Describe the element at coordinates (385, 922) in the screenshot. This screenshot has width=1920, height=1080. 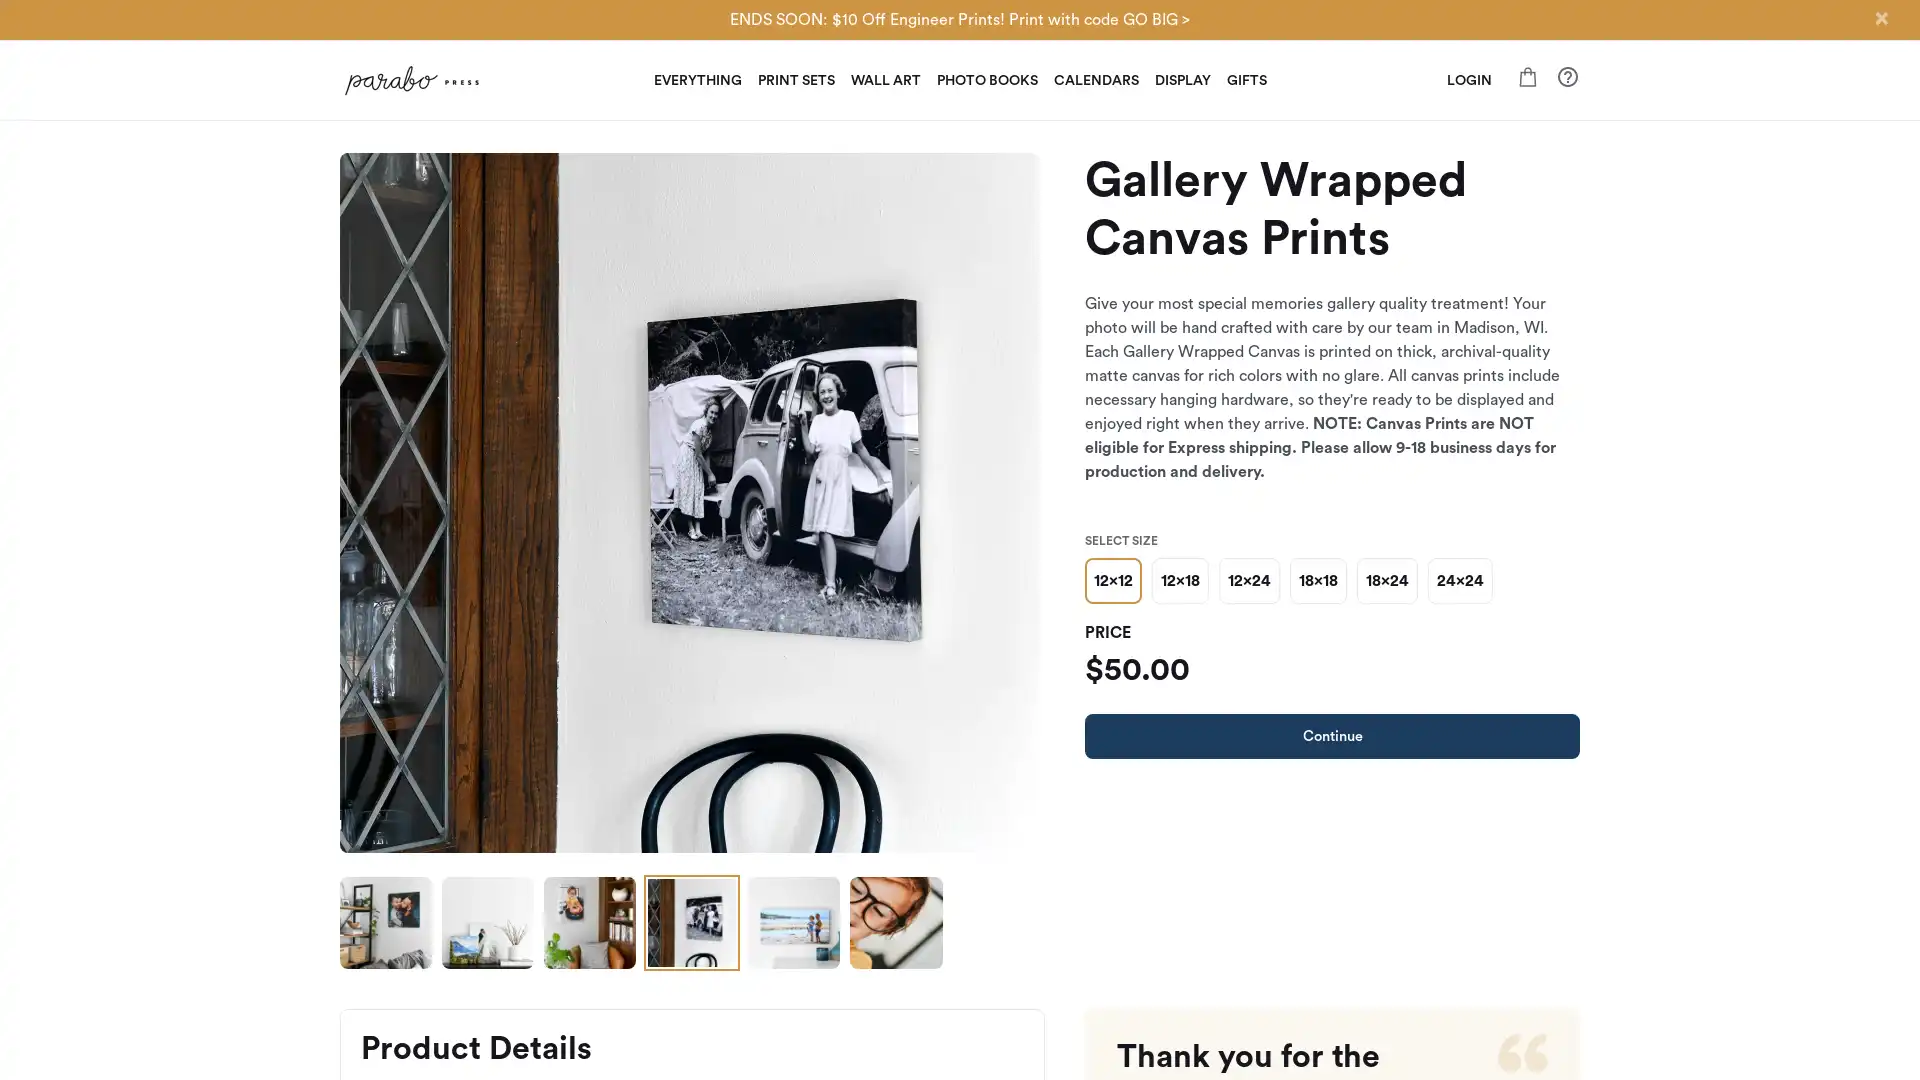
I see `slide dot` at that location.